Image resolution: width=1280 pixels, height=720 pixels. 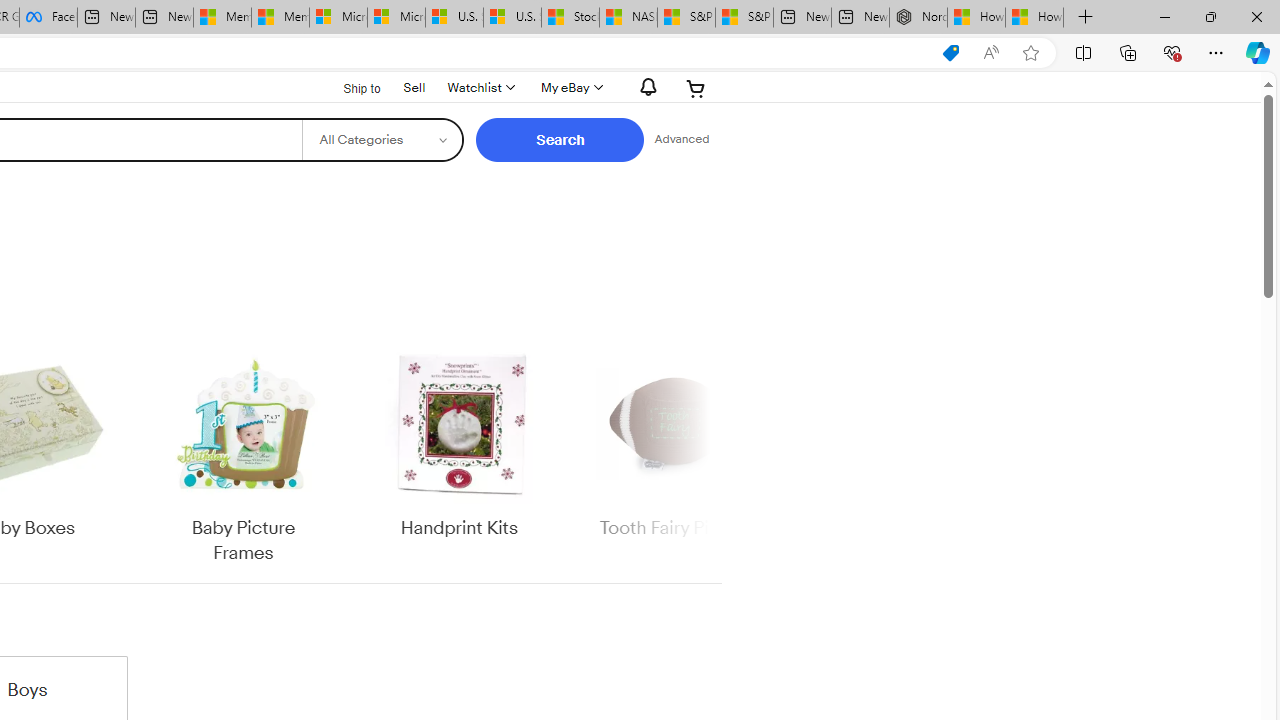 I want to click on 'Handprint Kits', so click(x=458, y=442).